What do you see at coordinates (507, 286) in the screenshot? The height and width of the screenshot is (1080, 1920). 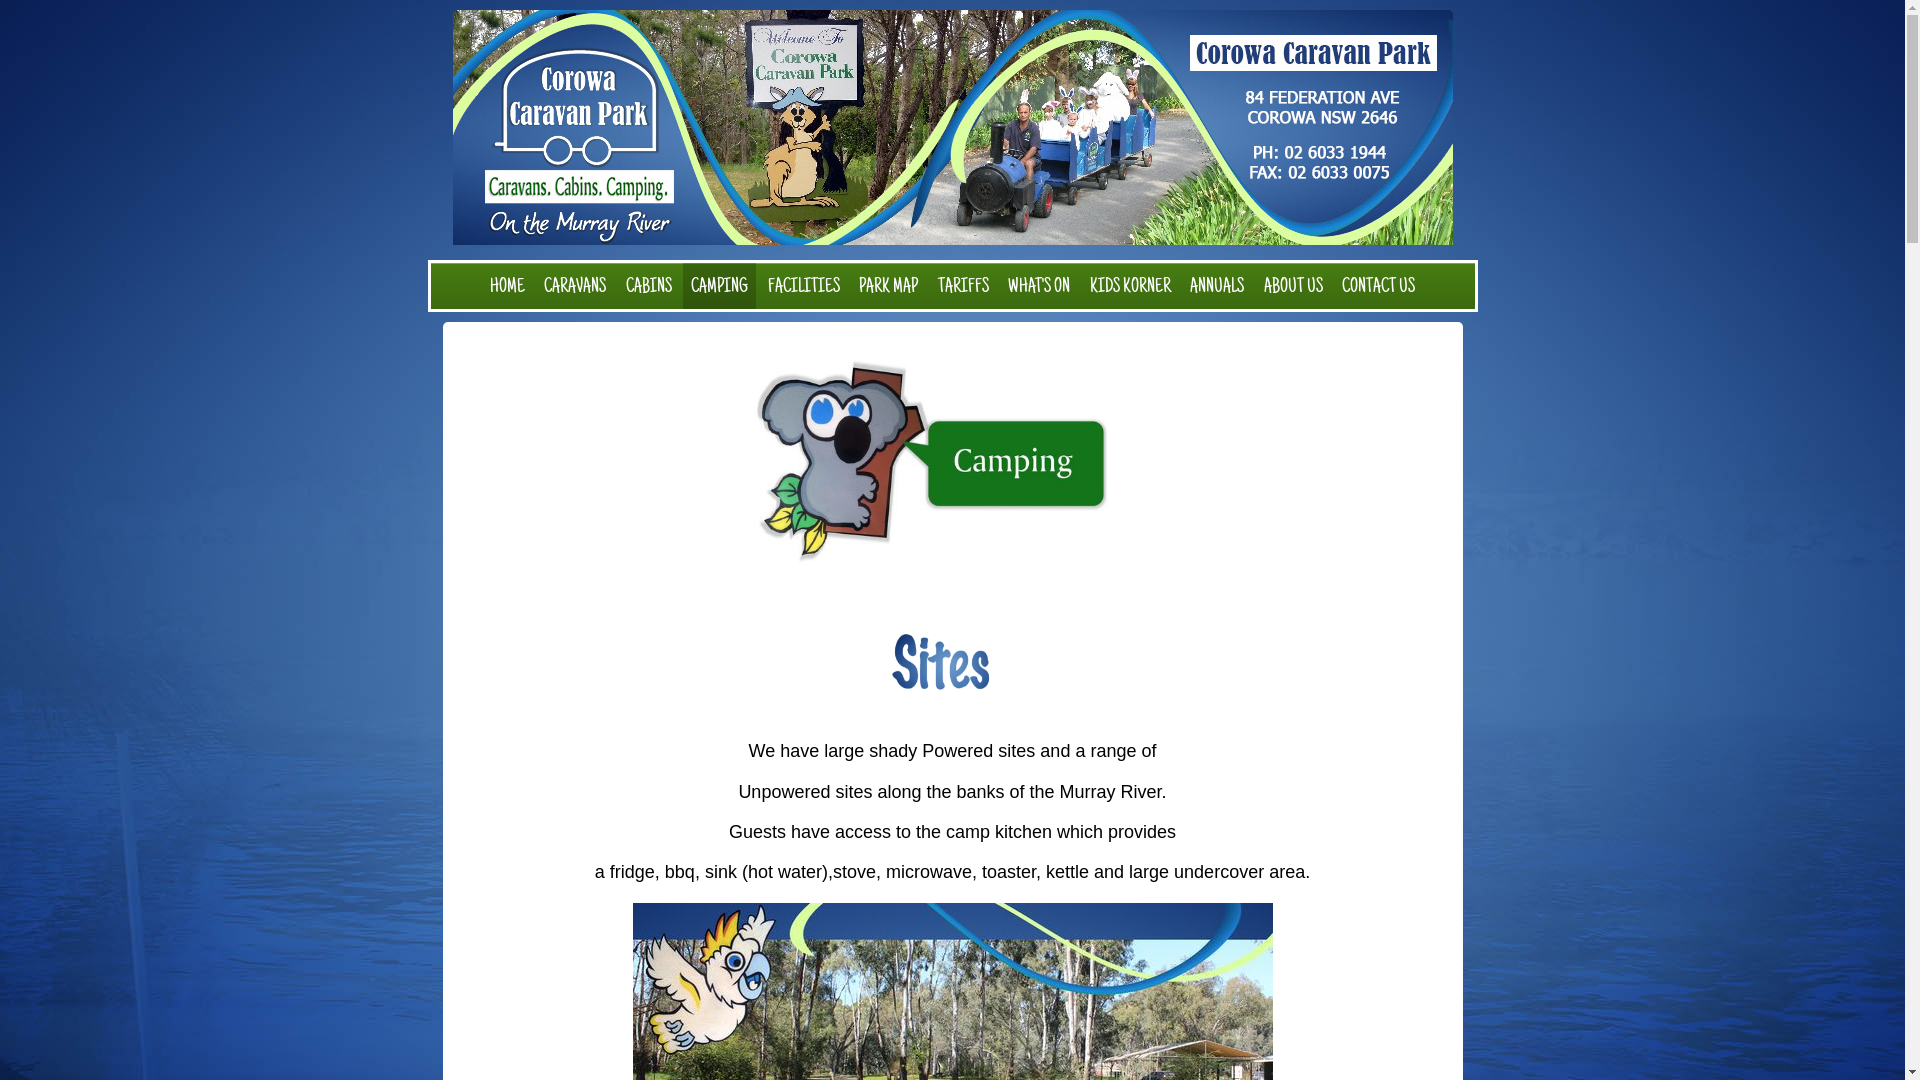 I see `'HOME'` at bounding box center [507, 286].